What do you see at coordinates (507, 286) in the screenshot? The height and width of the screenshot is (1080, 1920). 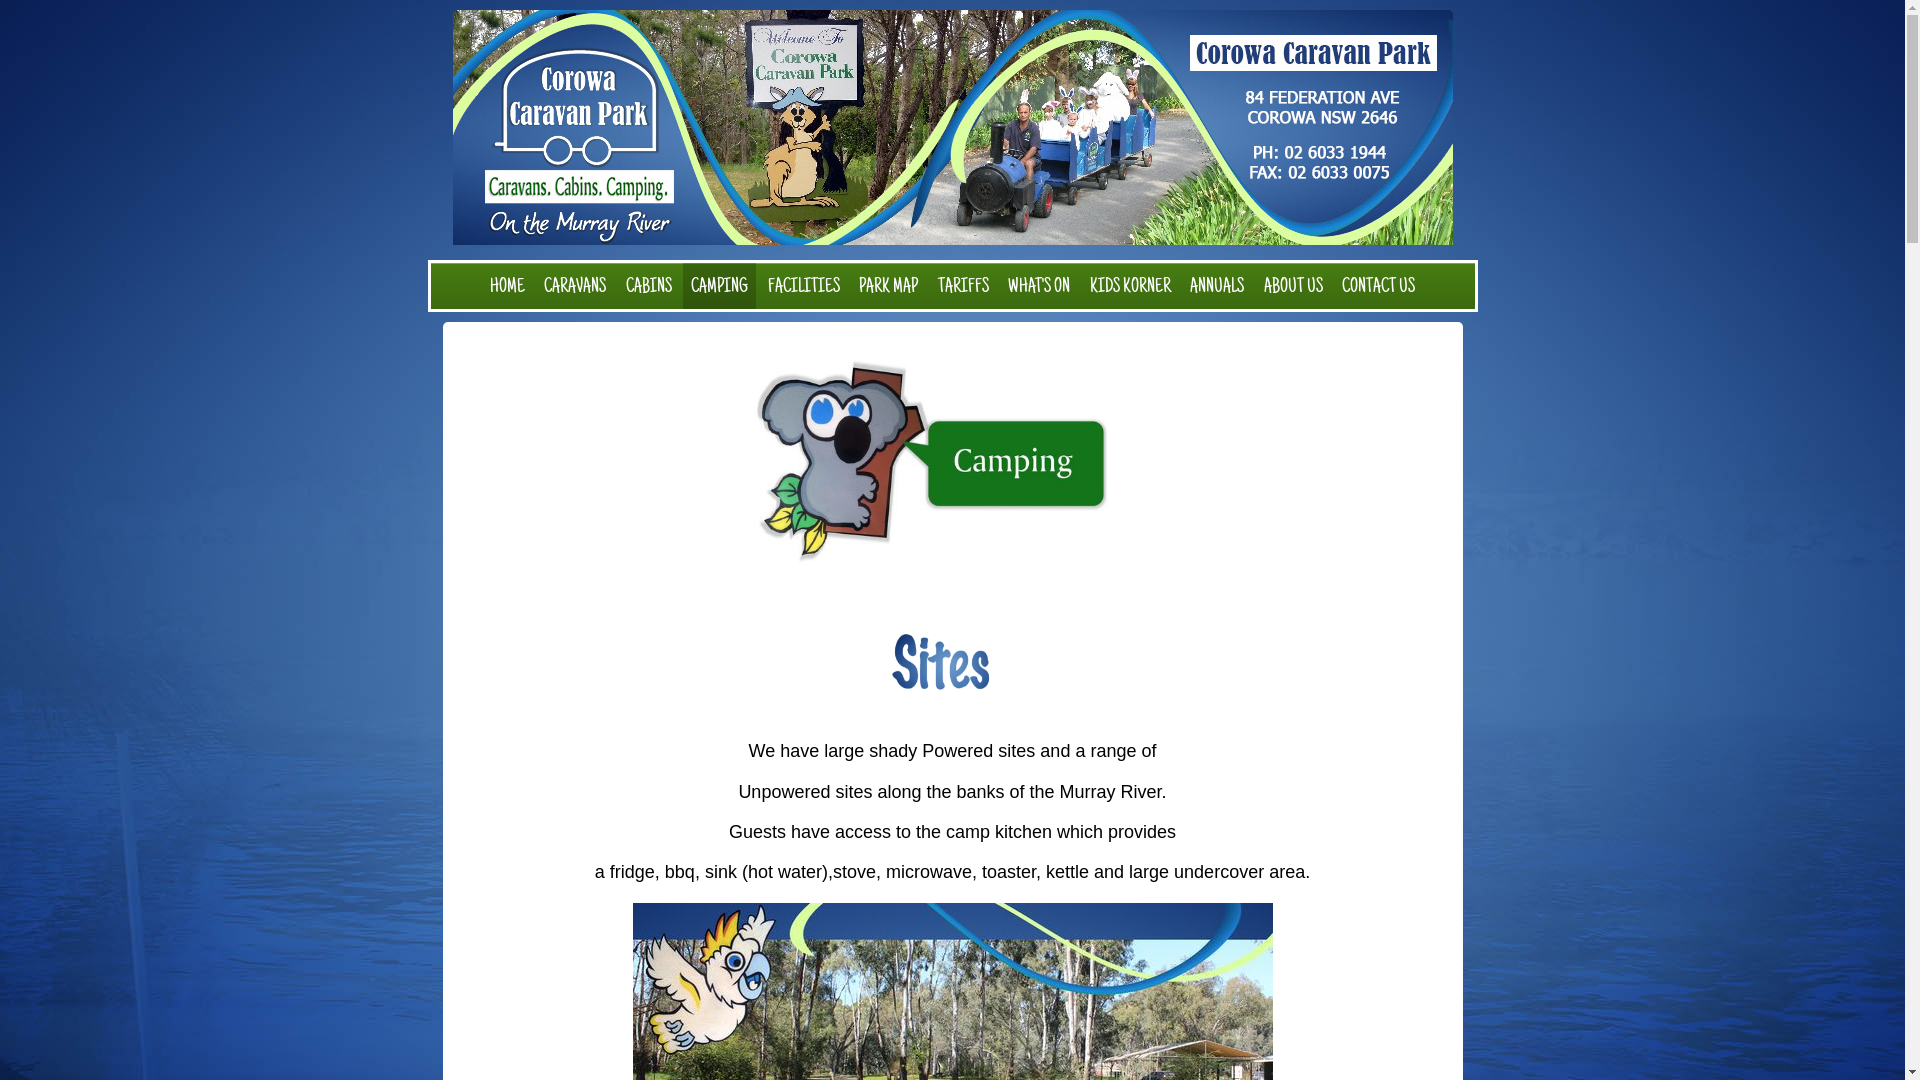 I see `'HOME'` at bounding box center [507, 286].